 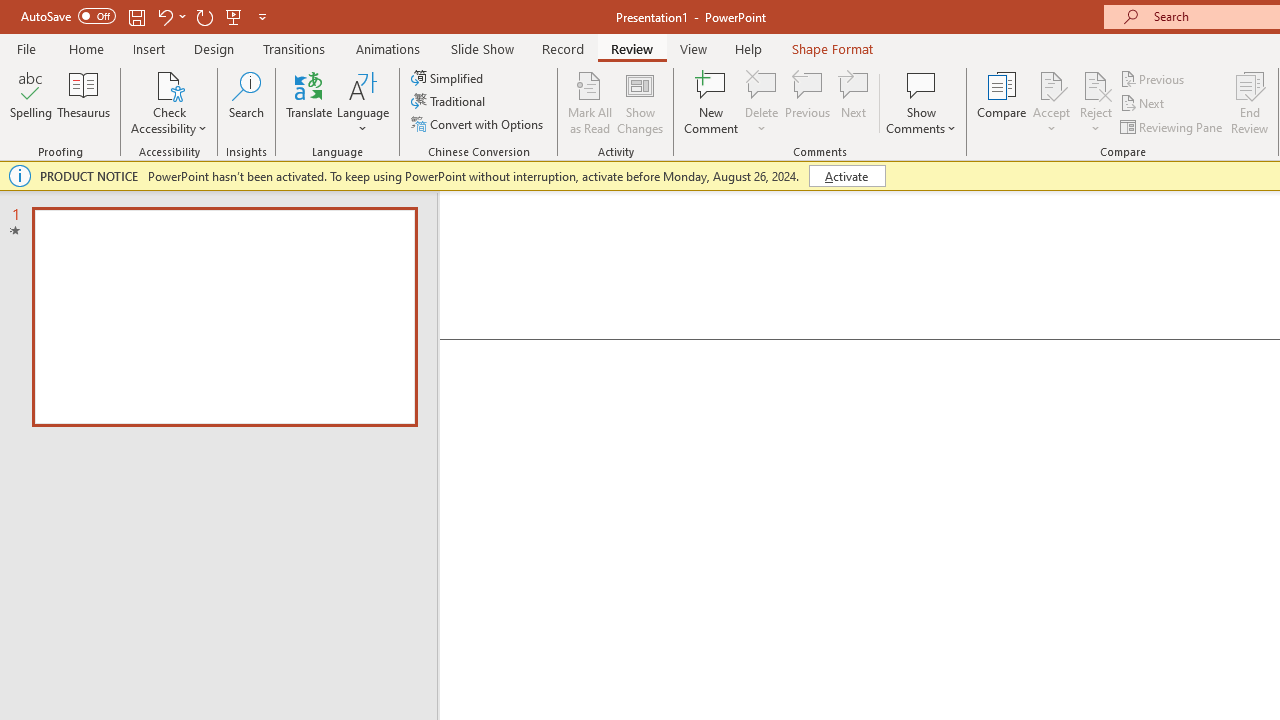 I want to click on 'Next', so click(x=1144, y=103).